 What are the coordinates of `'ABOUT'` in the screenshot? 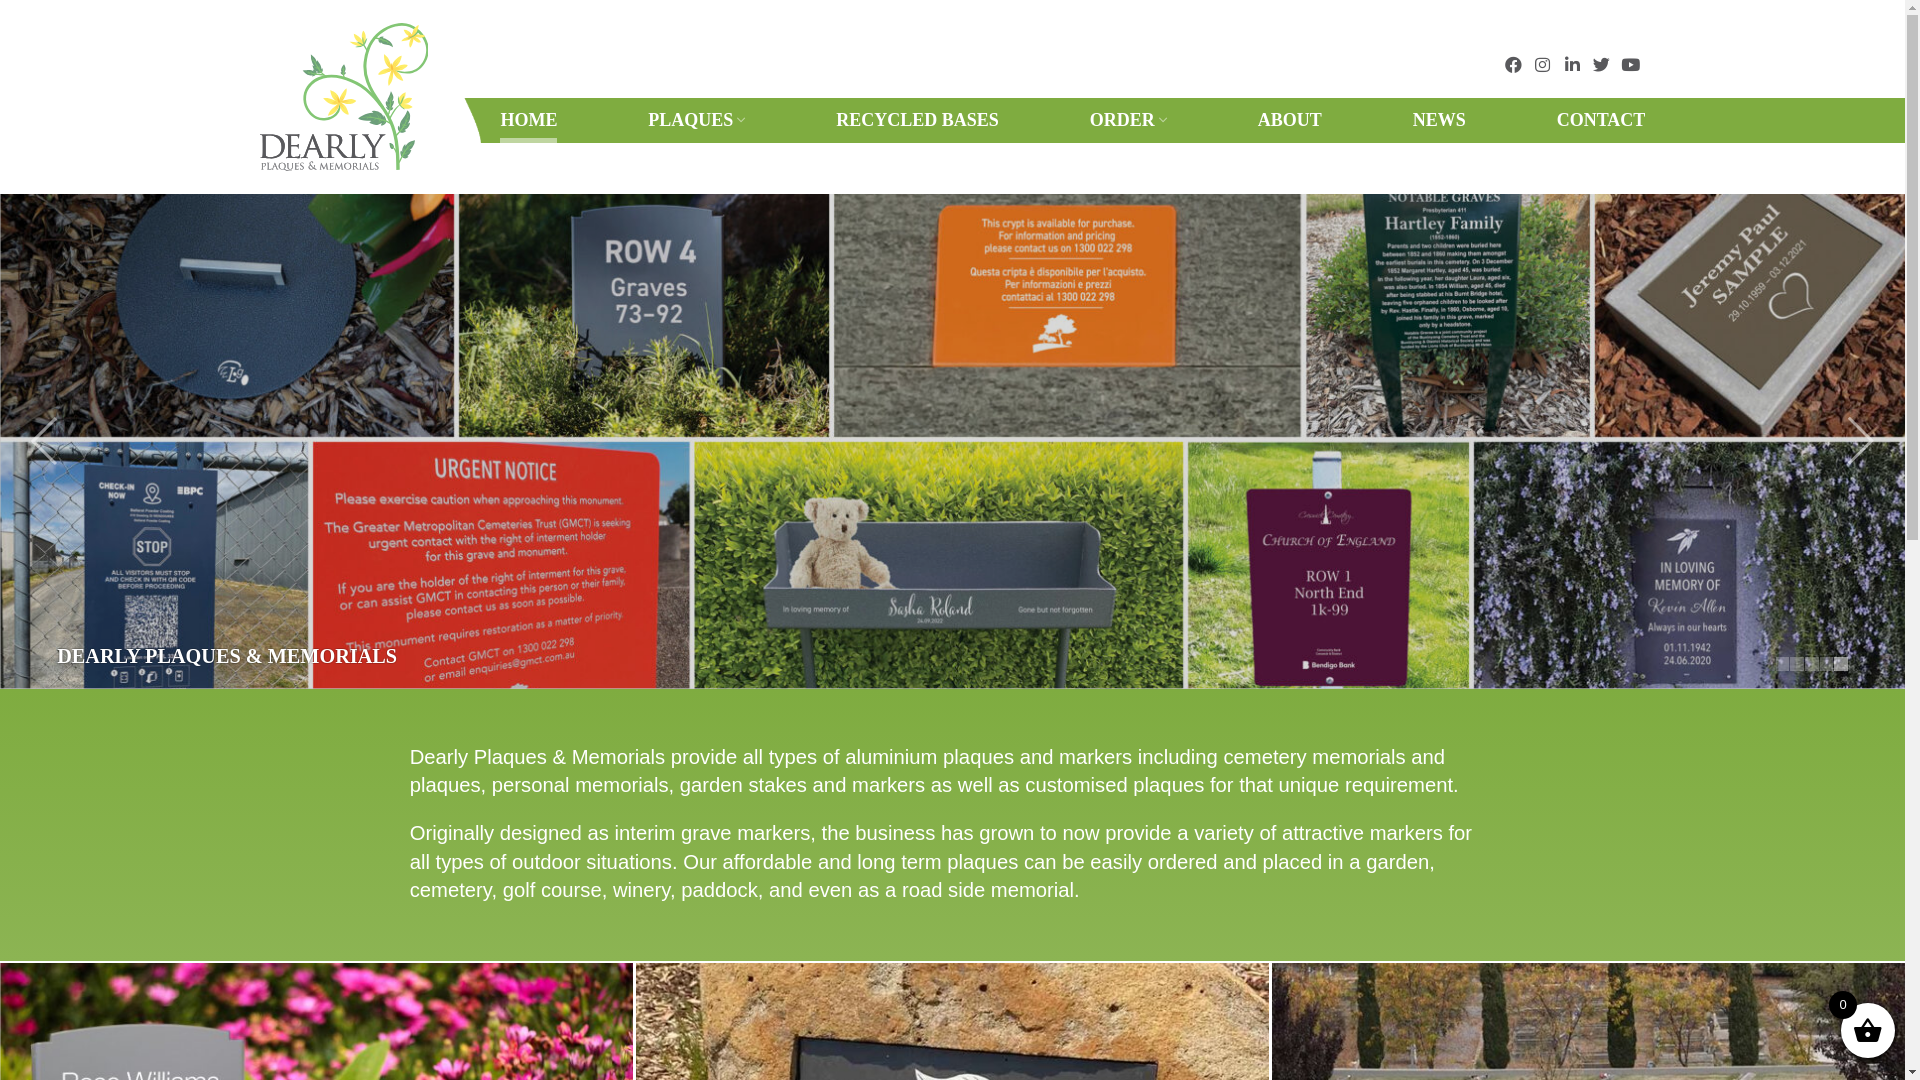 It's located at (1290, 120).